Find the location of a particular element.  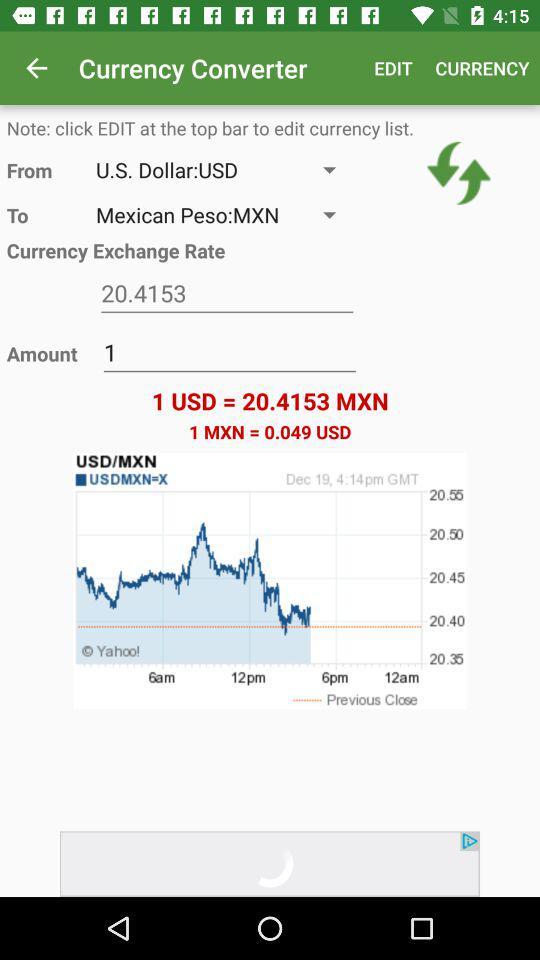

text is located at coordinates (226, 292).